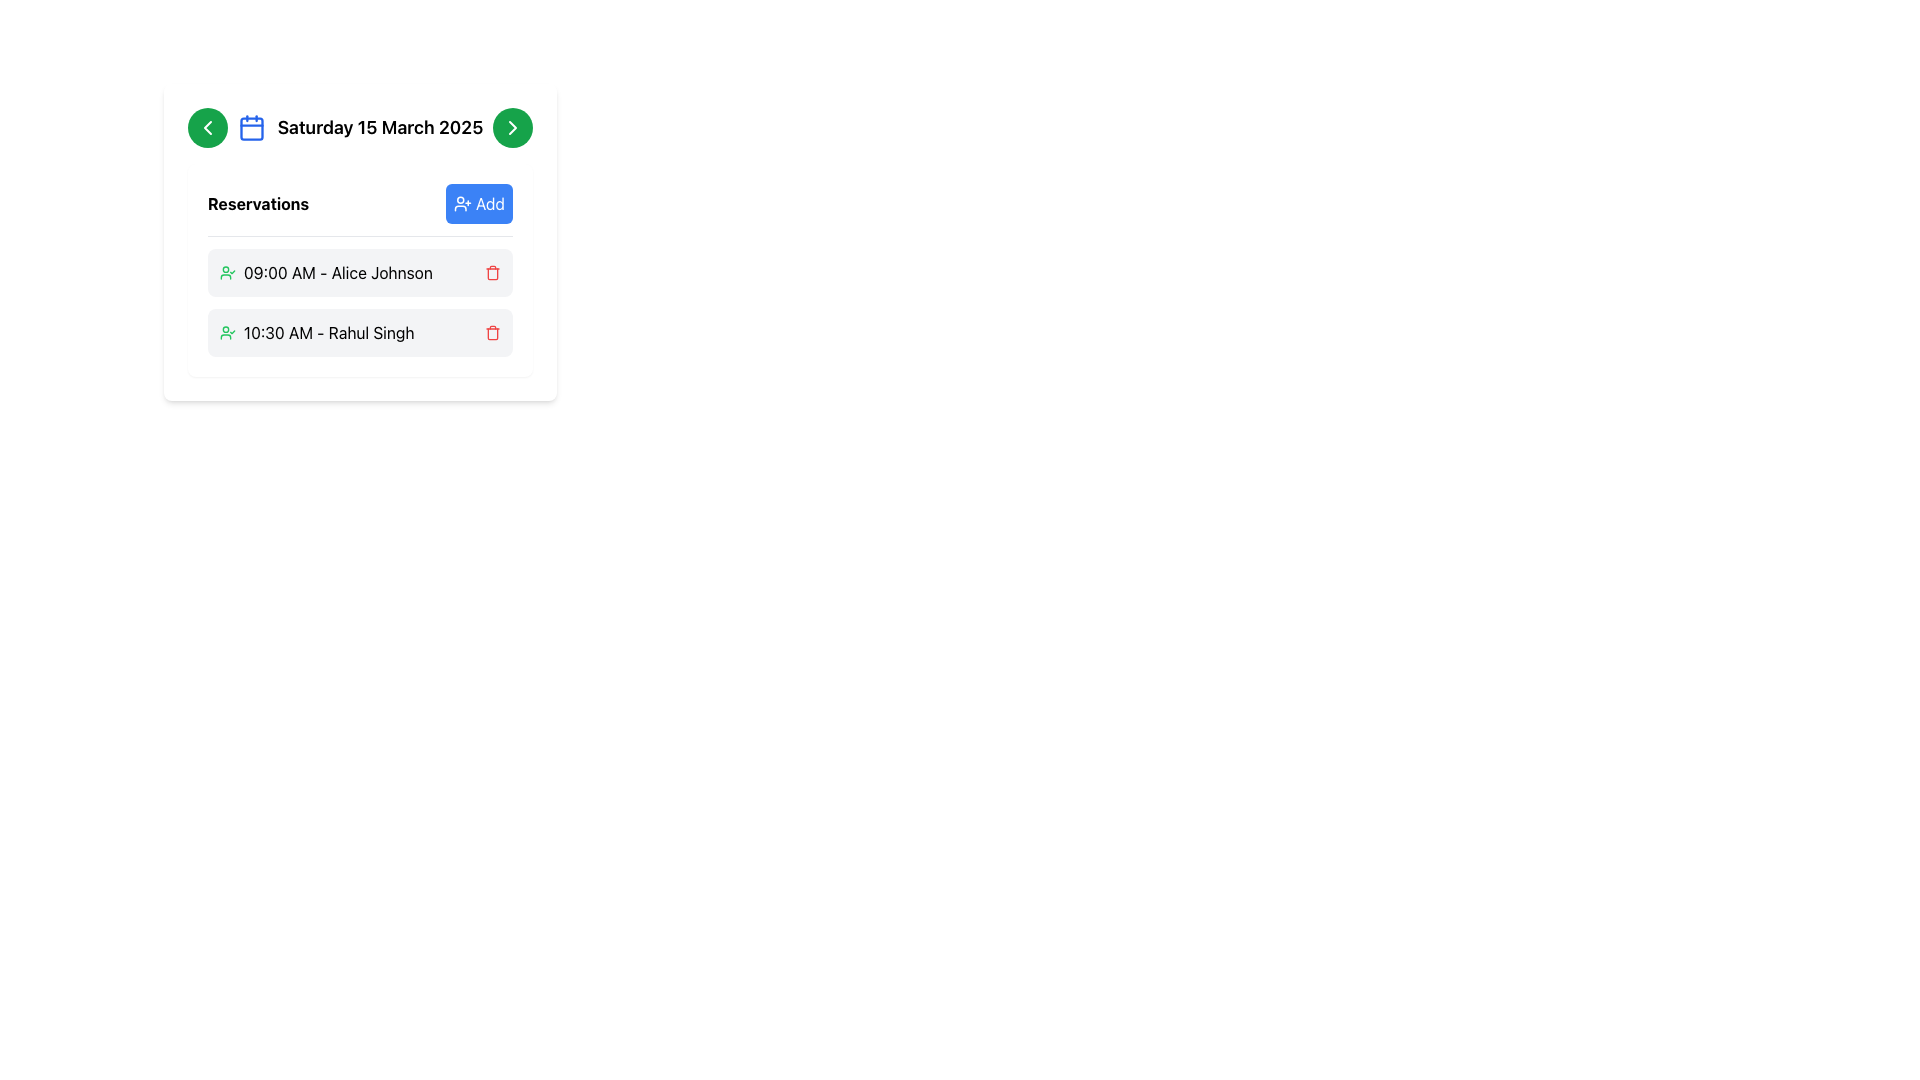 This screenshot has width=1920, height=1080. I want to click on the calendar icon located to the left of the date text 'Saturday 15 March 2025' in the 'Reservations' panel, so click(250, 127).